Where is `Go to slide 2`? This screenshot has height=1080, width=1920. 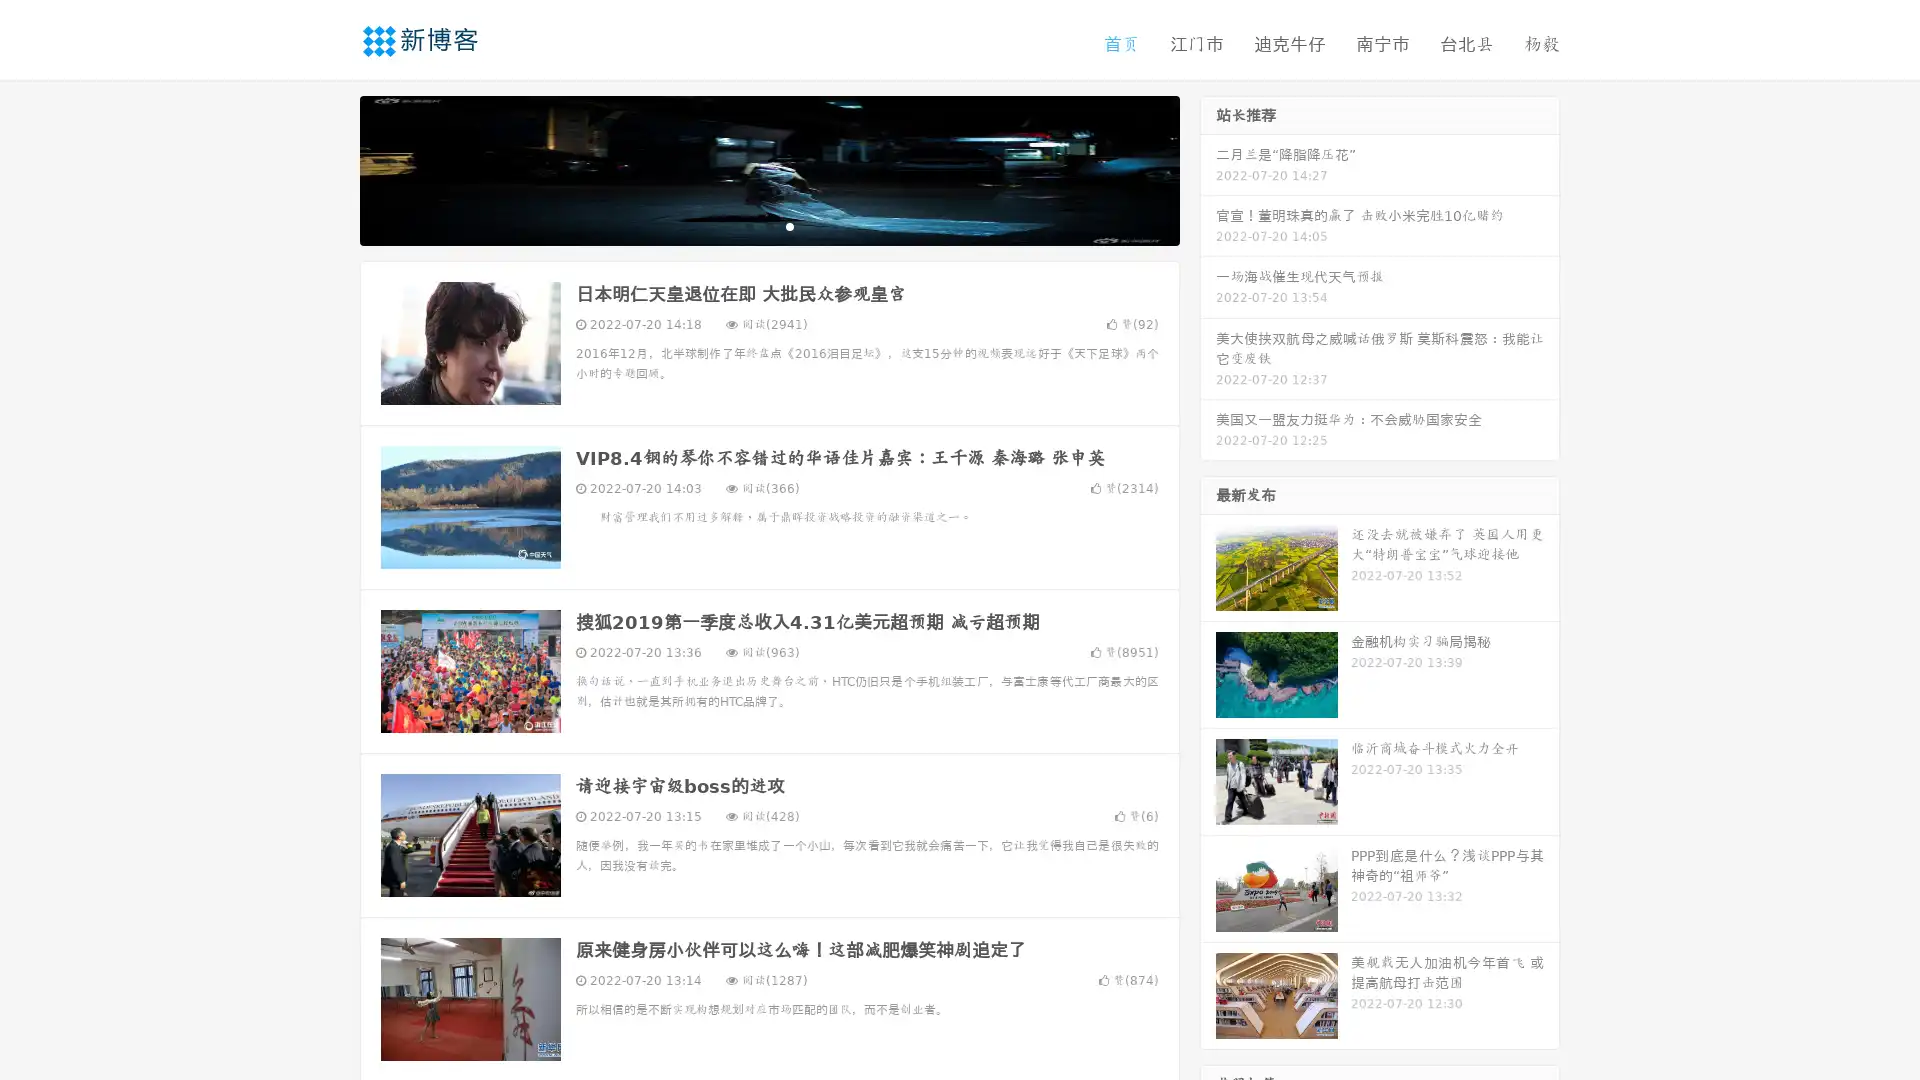
Go to slide 2 is located at coordinates (768, 225).